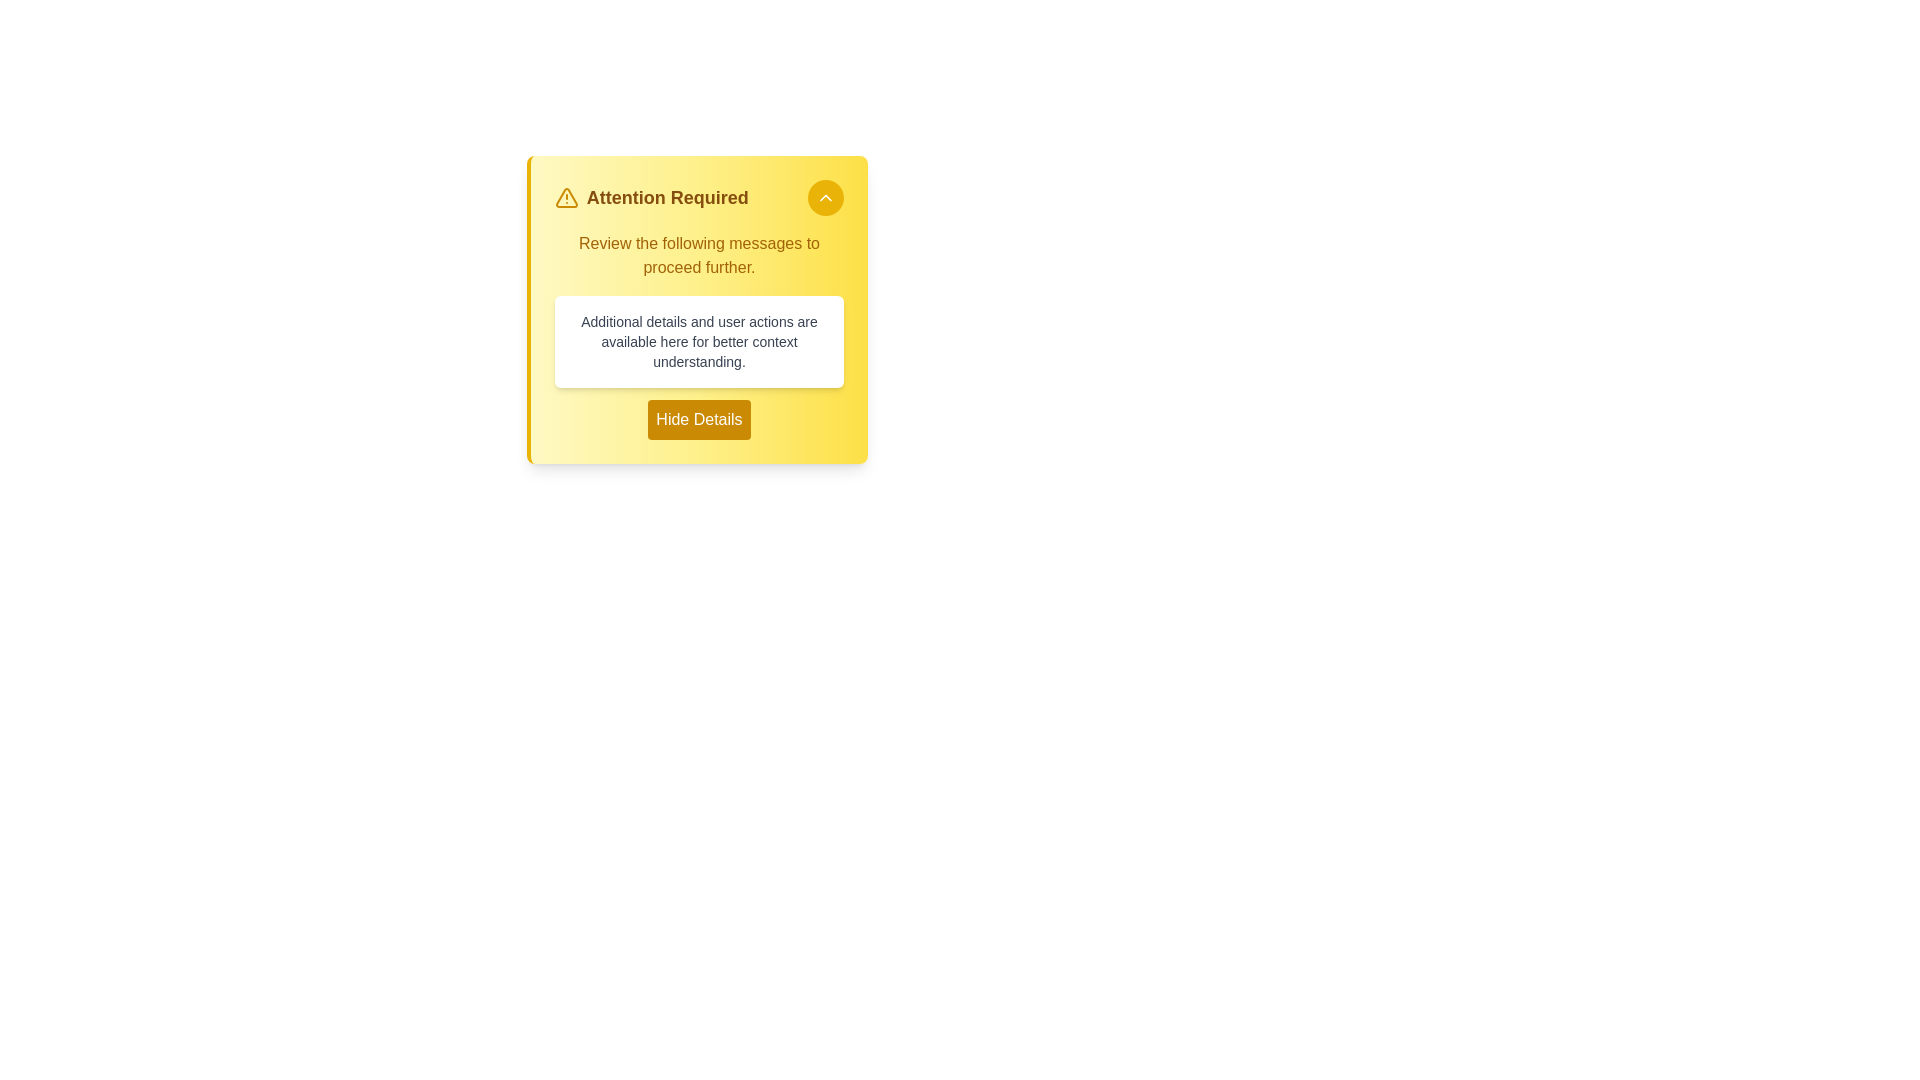  What do you see at coordinates (565, 197) in the screenshot?
I see `the alert icon to display additional context` at bounding box center [565, 197].